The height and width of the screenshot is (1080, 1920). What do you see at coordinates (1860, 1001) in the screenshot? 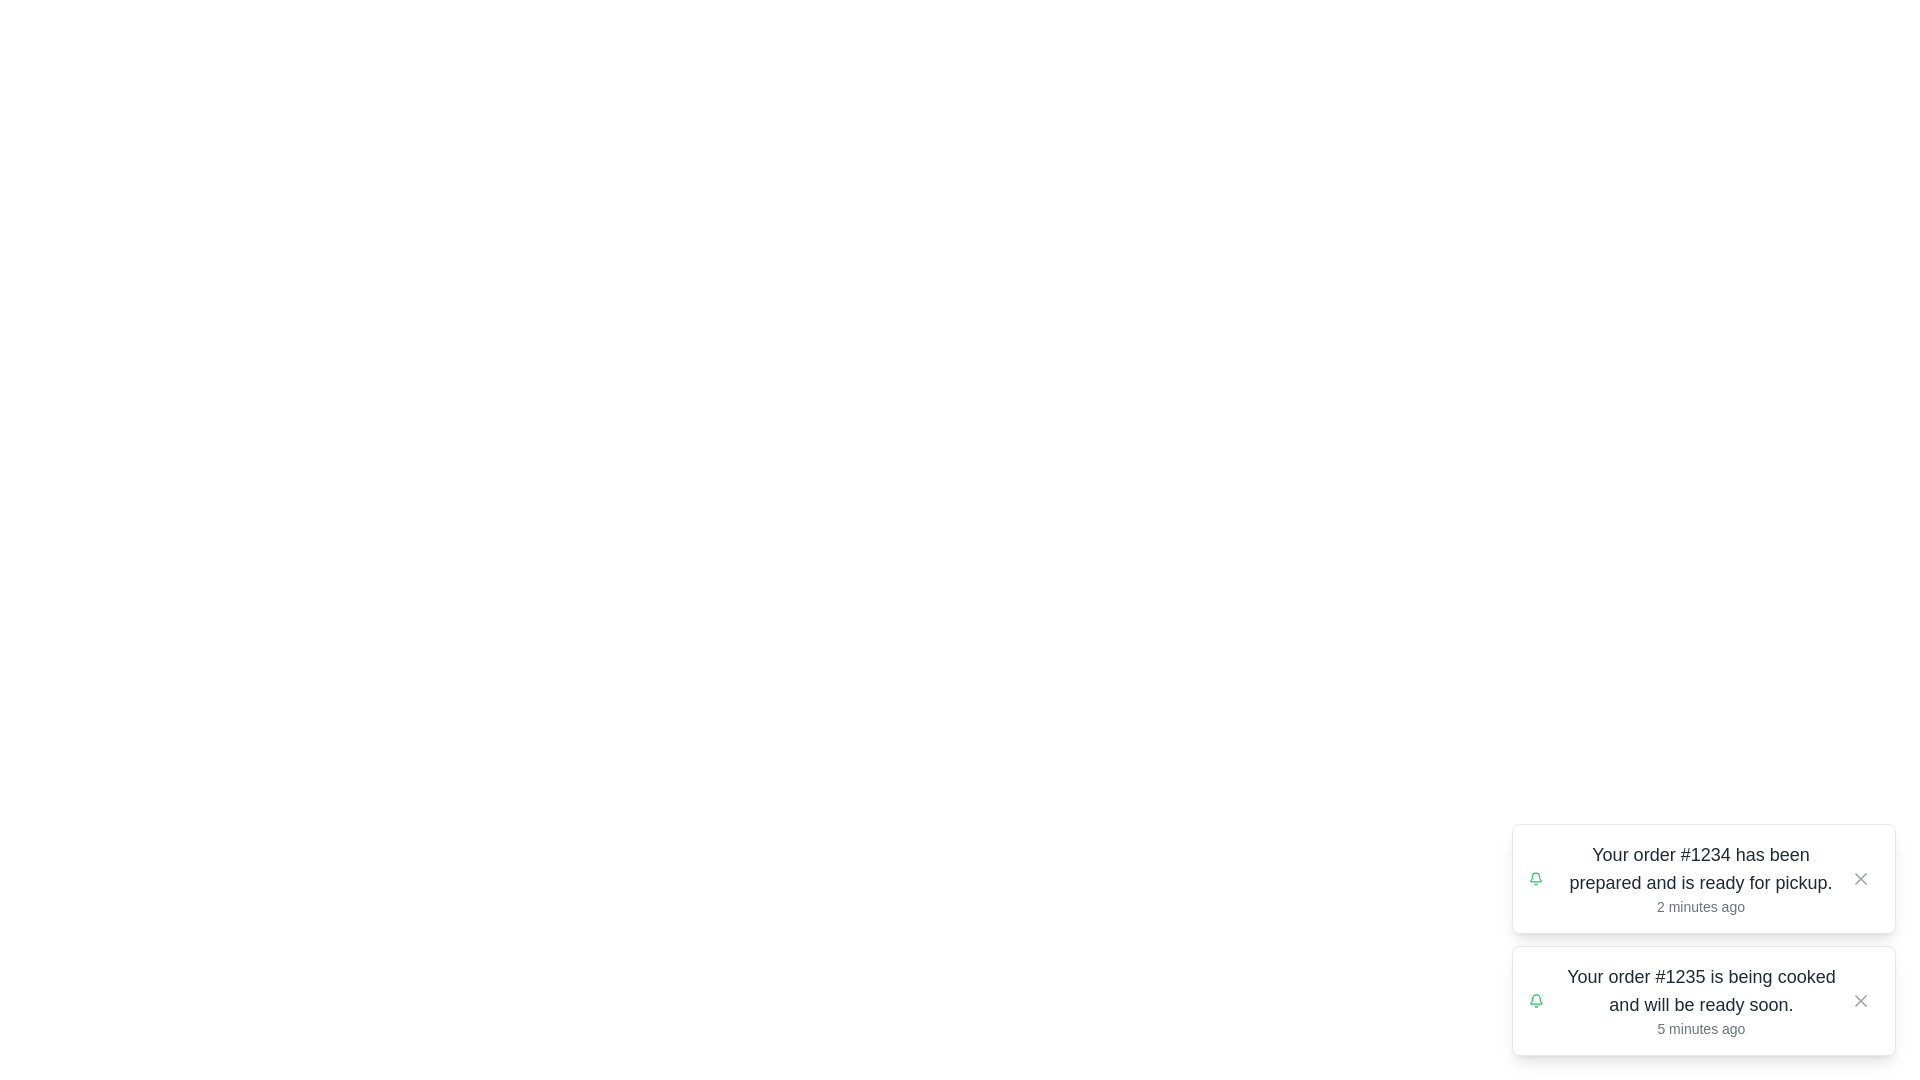
I see `the cross icon located at the bottom-right corner of the notification card for order #1235` at bounding box center [1860, 1001].